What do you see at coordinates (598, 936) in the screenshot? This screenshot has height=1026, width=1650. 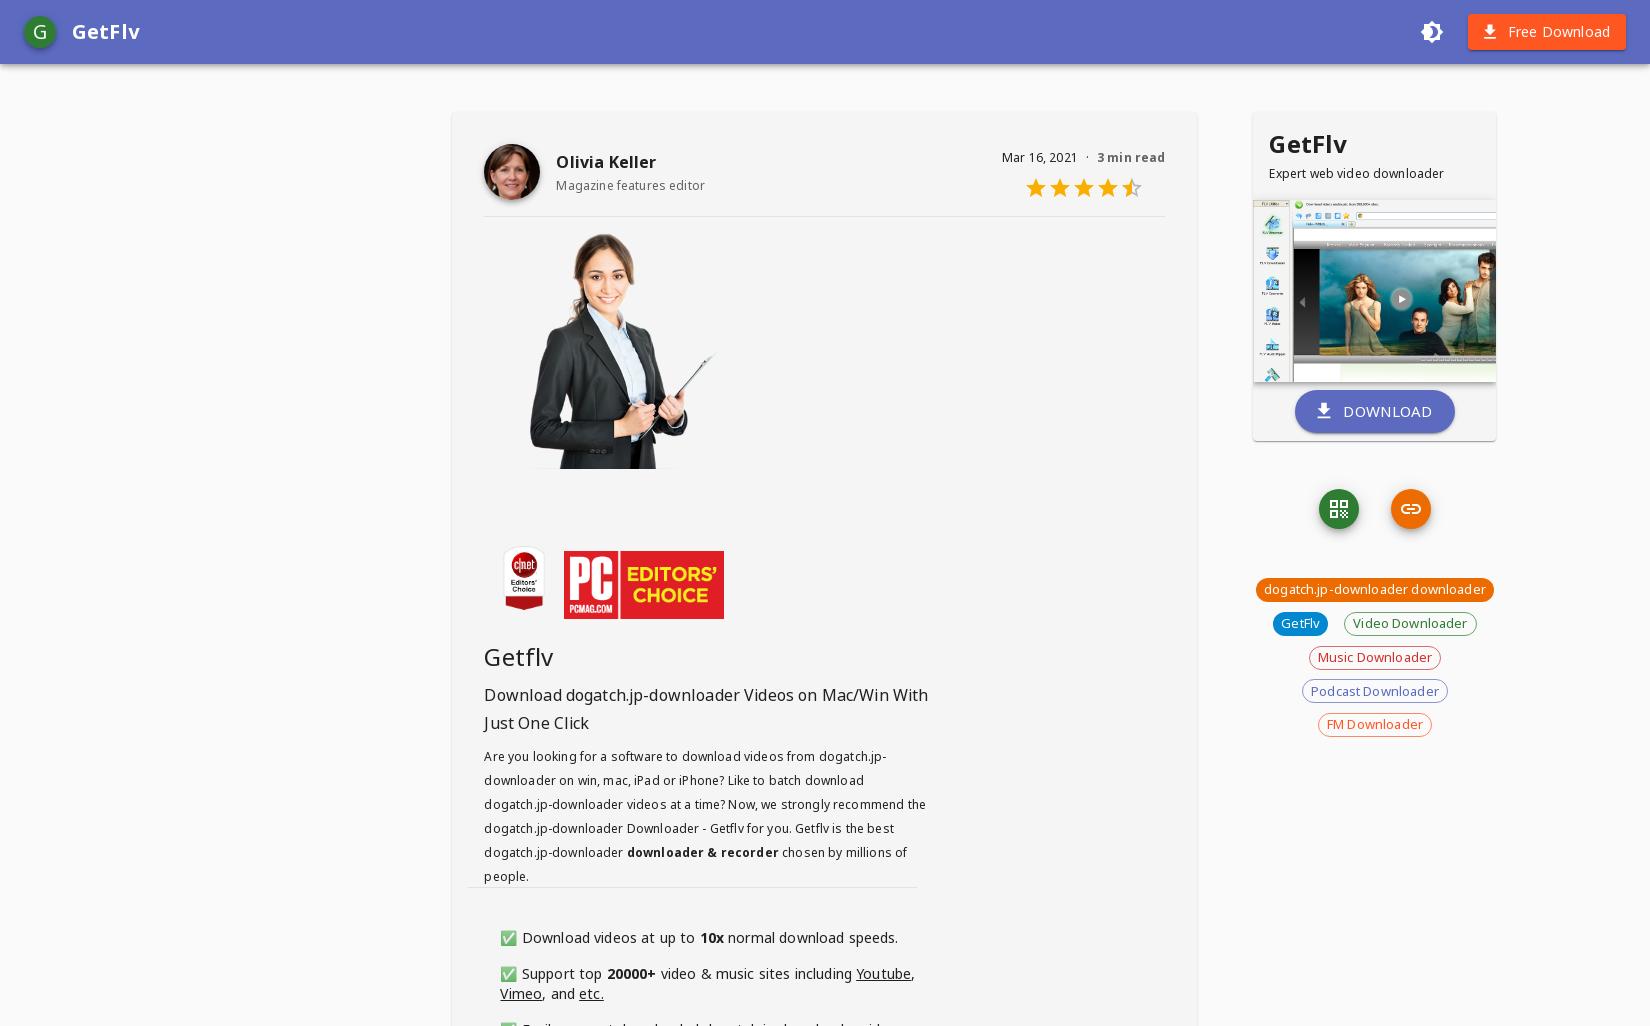 I see `'✅ Download videos at up to'` at bounding box center [598, 936].